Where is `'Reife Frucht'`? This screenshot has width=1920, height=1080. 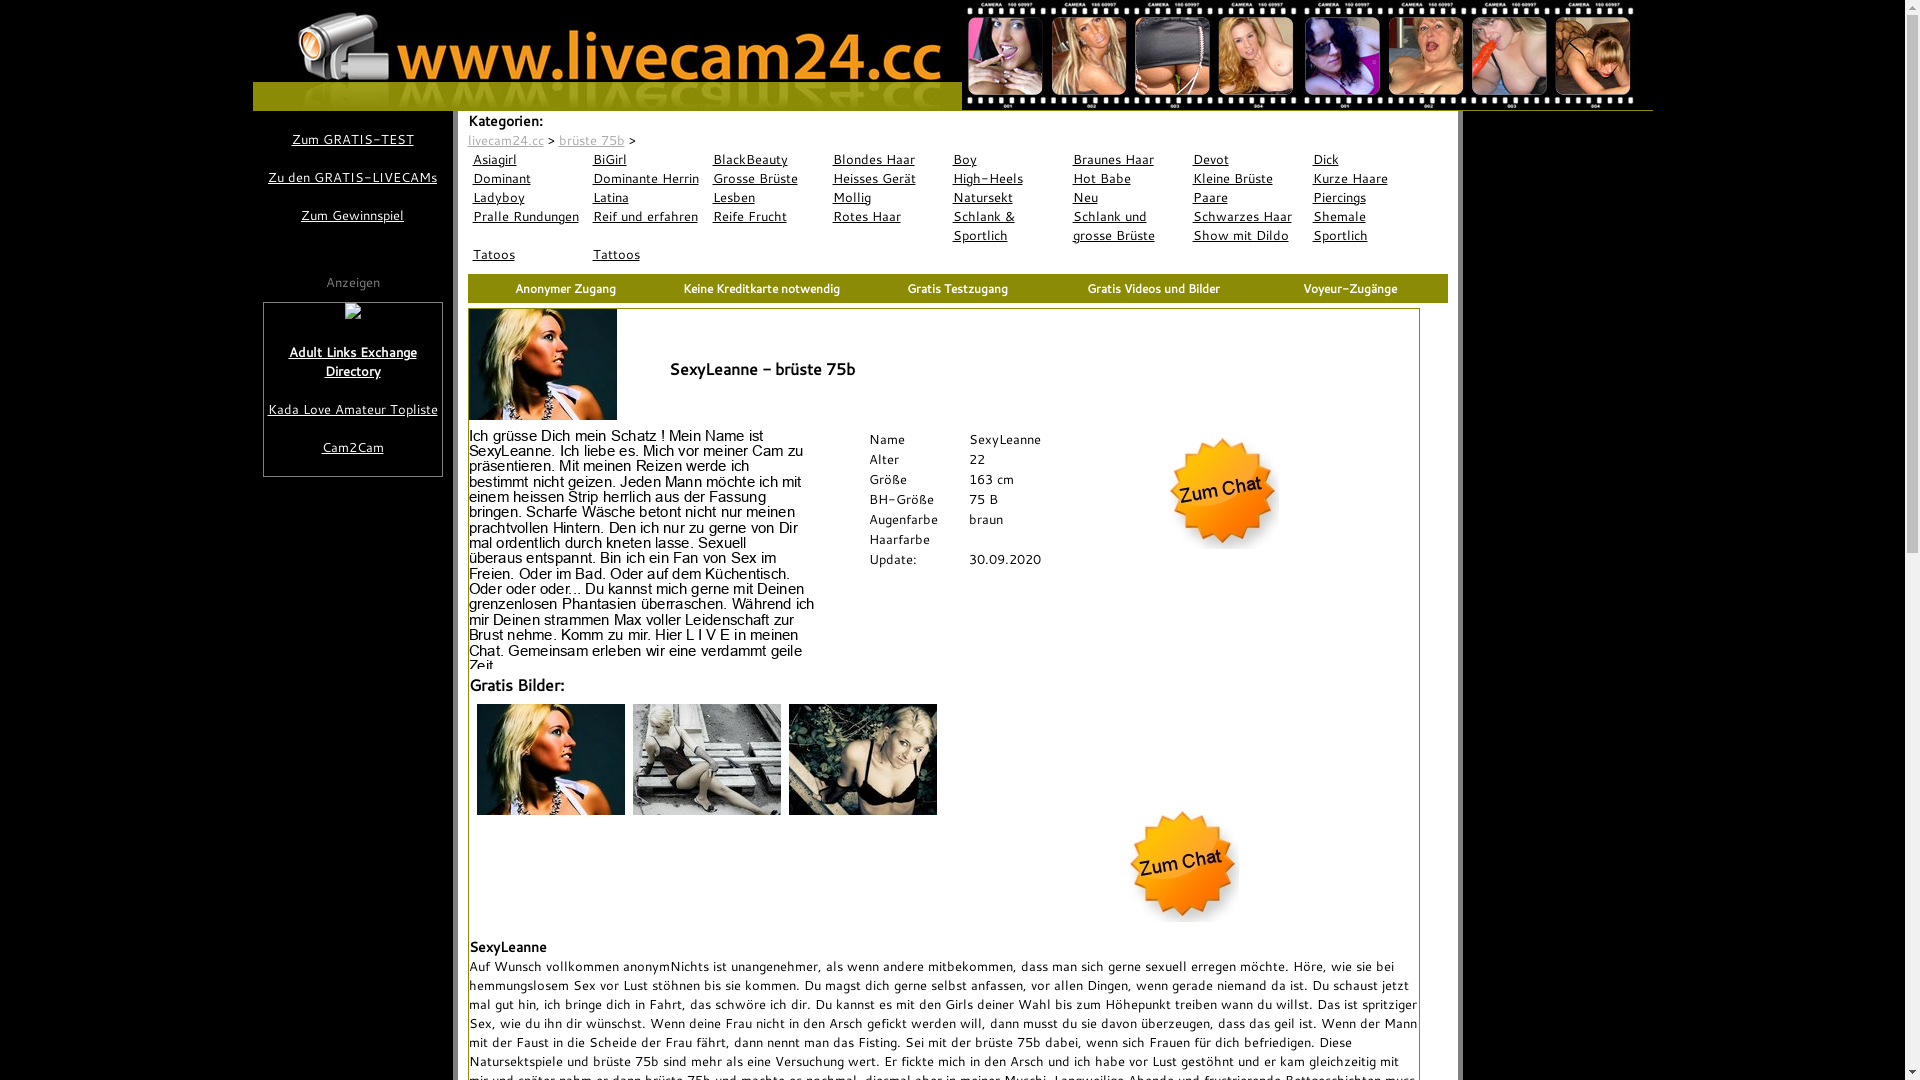 'Reife Frucht' is located at coordinates (767, 216).